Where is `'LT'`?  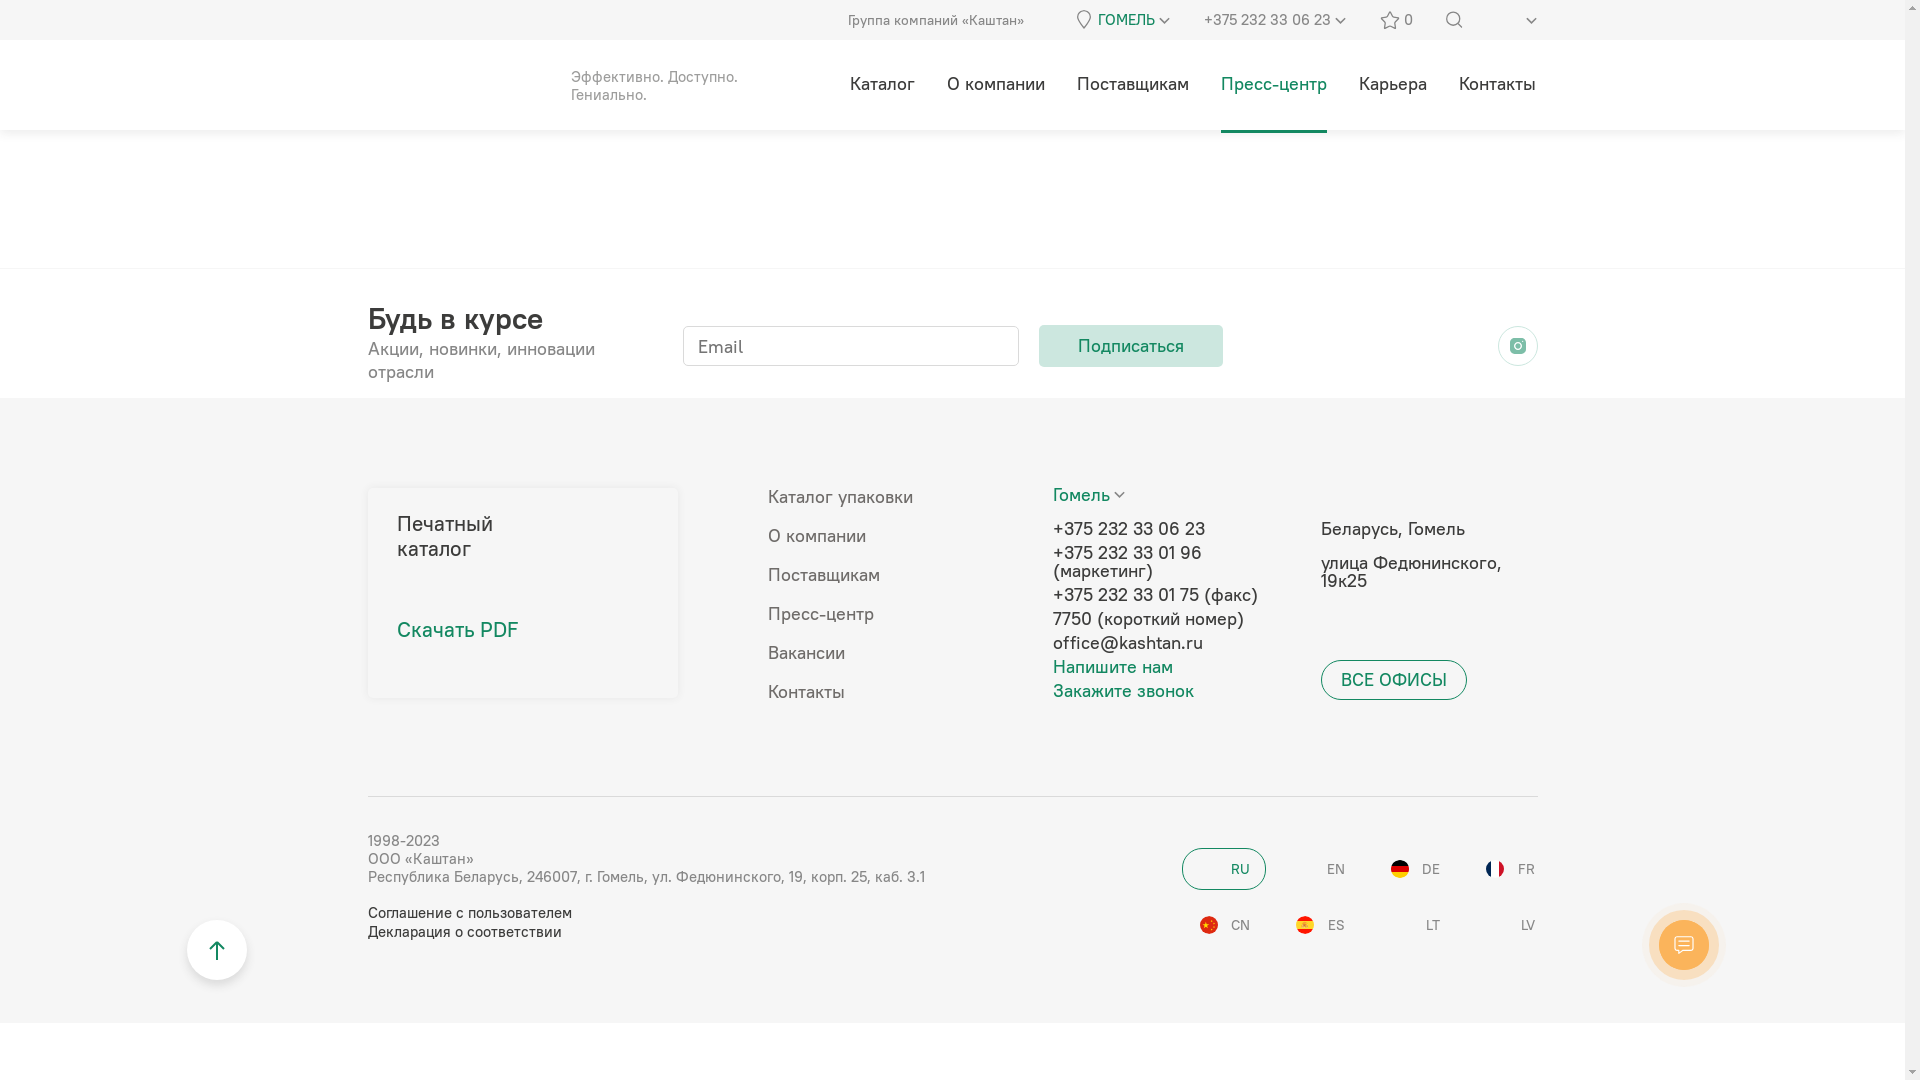
'LT' is located at coordinates (1413, 925).